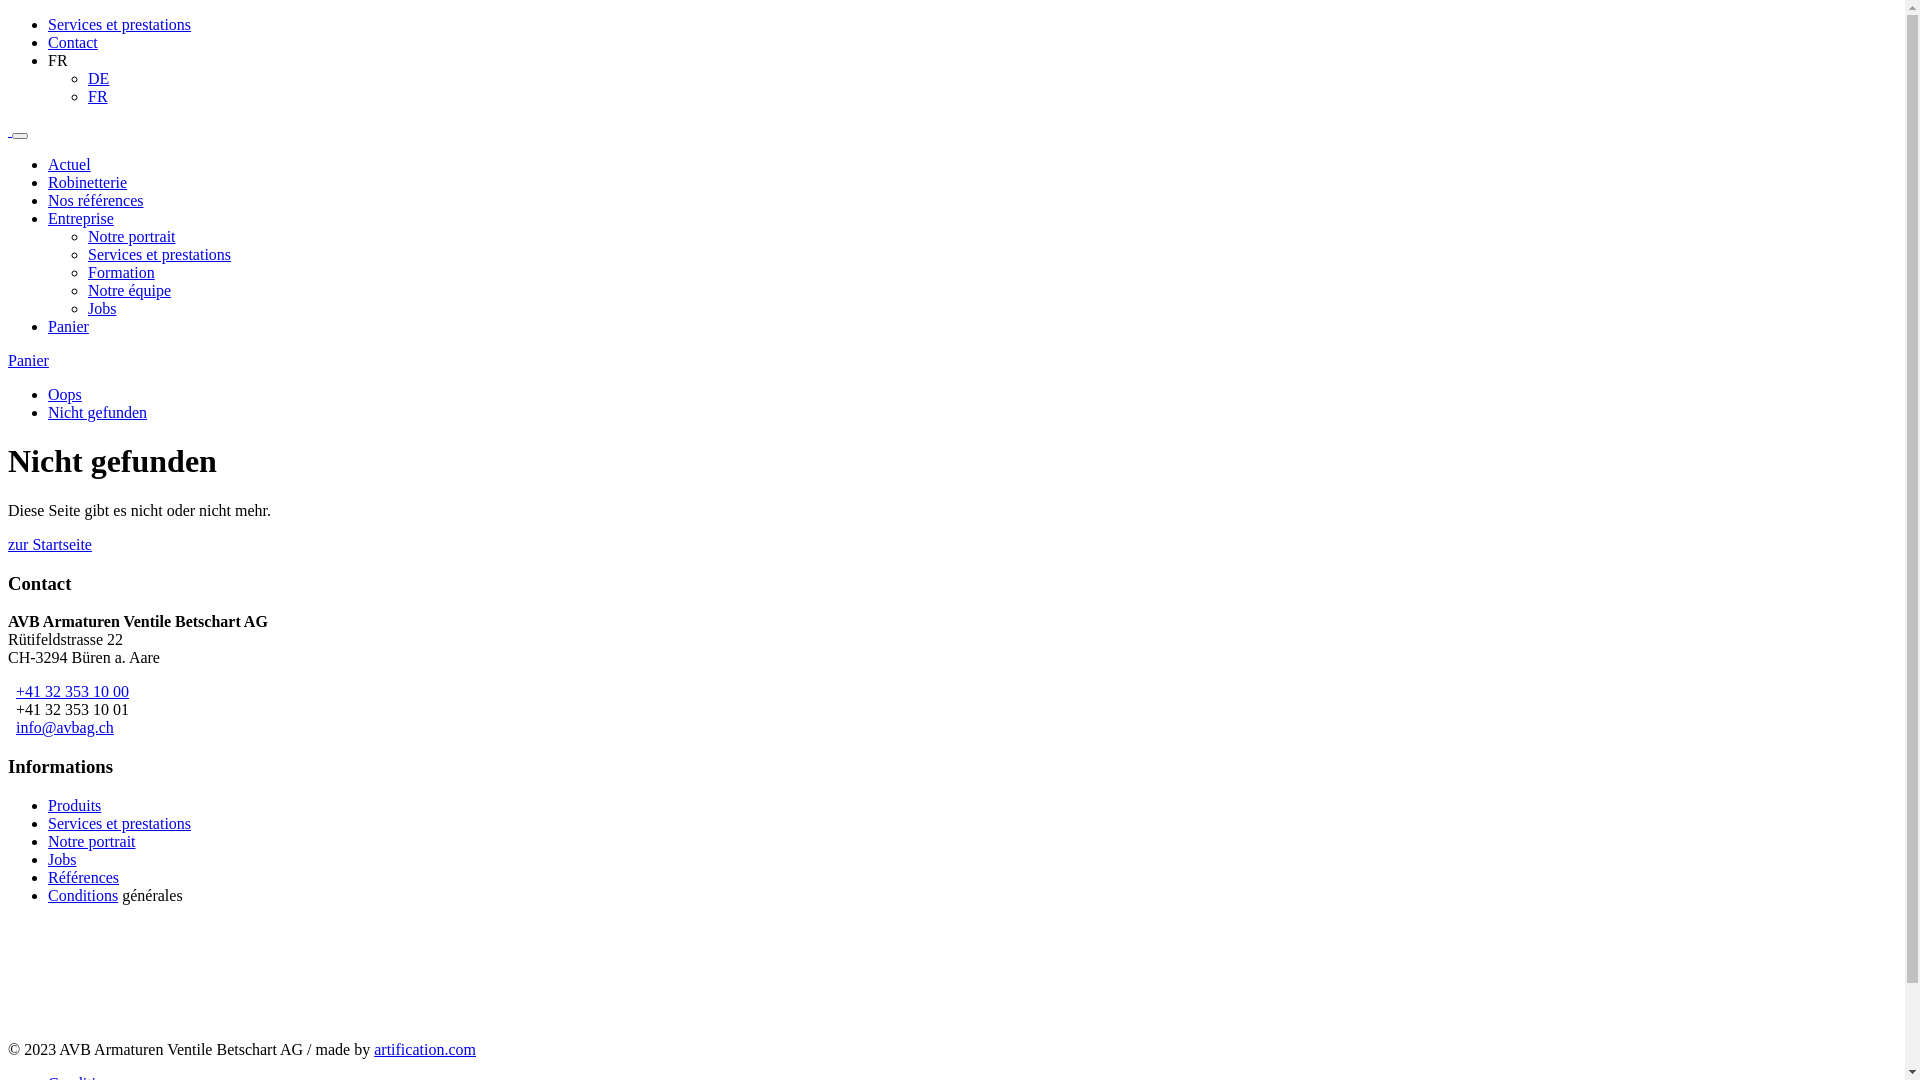 This screenshot has width=1920, height=1080. I want to click on 'Robinetterie', so click(86, 182).